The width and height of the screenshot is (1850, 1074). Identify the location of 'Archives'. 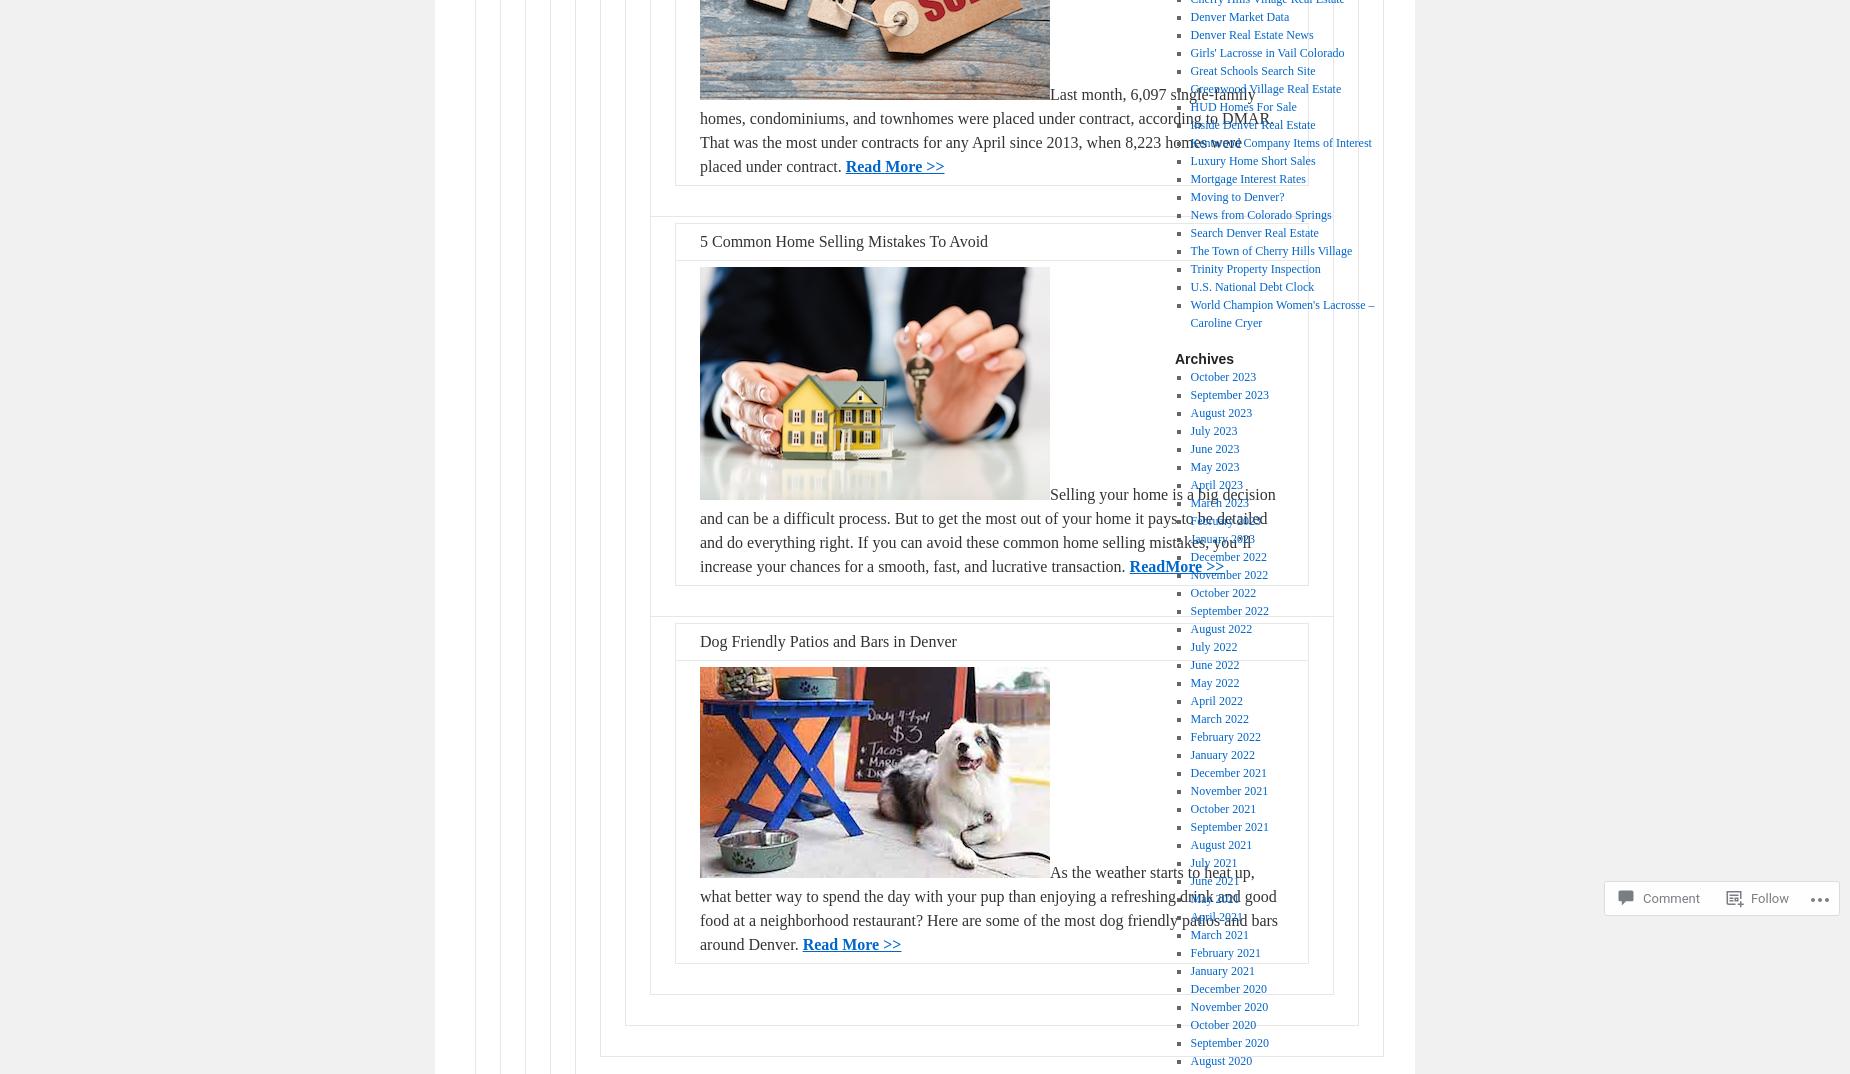
(1203, 358).